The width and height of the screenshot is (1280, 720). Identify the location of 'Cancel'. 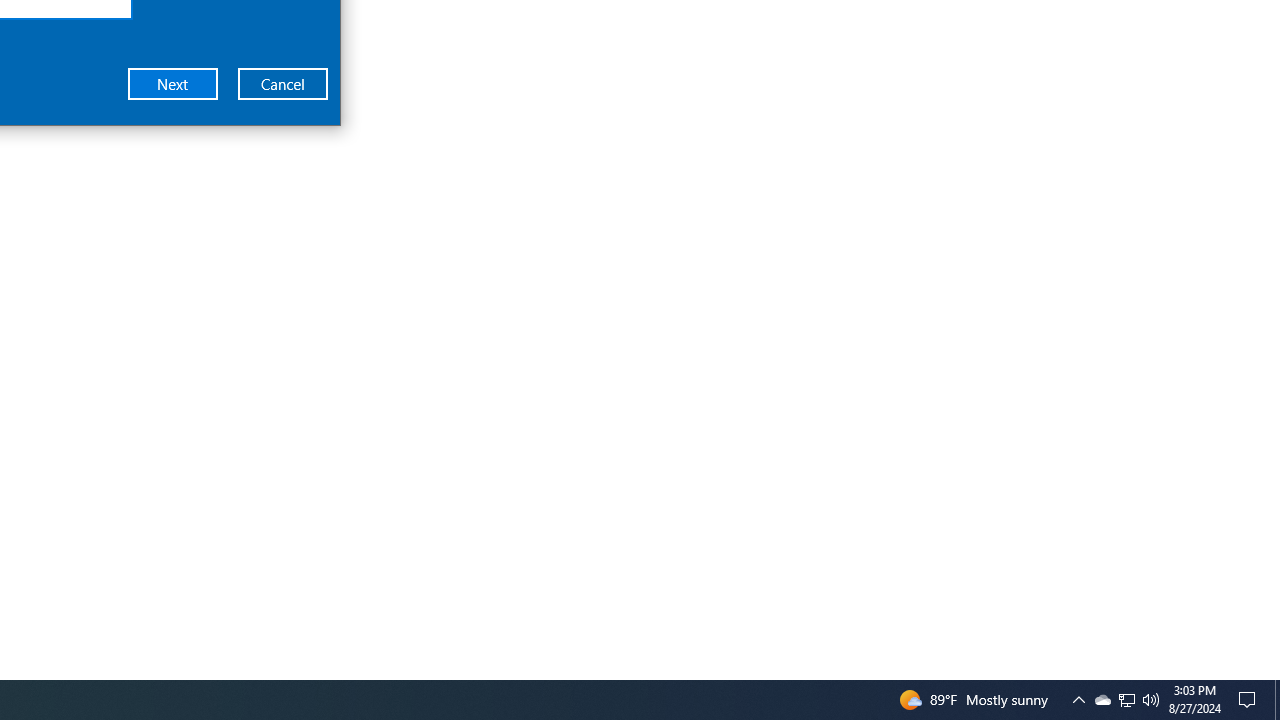
(282, 82).